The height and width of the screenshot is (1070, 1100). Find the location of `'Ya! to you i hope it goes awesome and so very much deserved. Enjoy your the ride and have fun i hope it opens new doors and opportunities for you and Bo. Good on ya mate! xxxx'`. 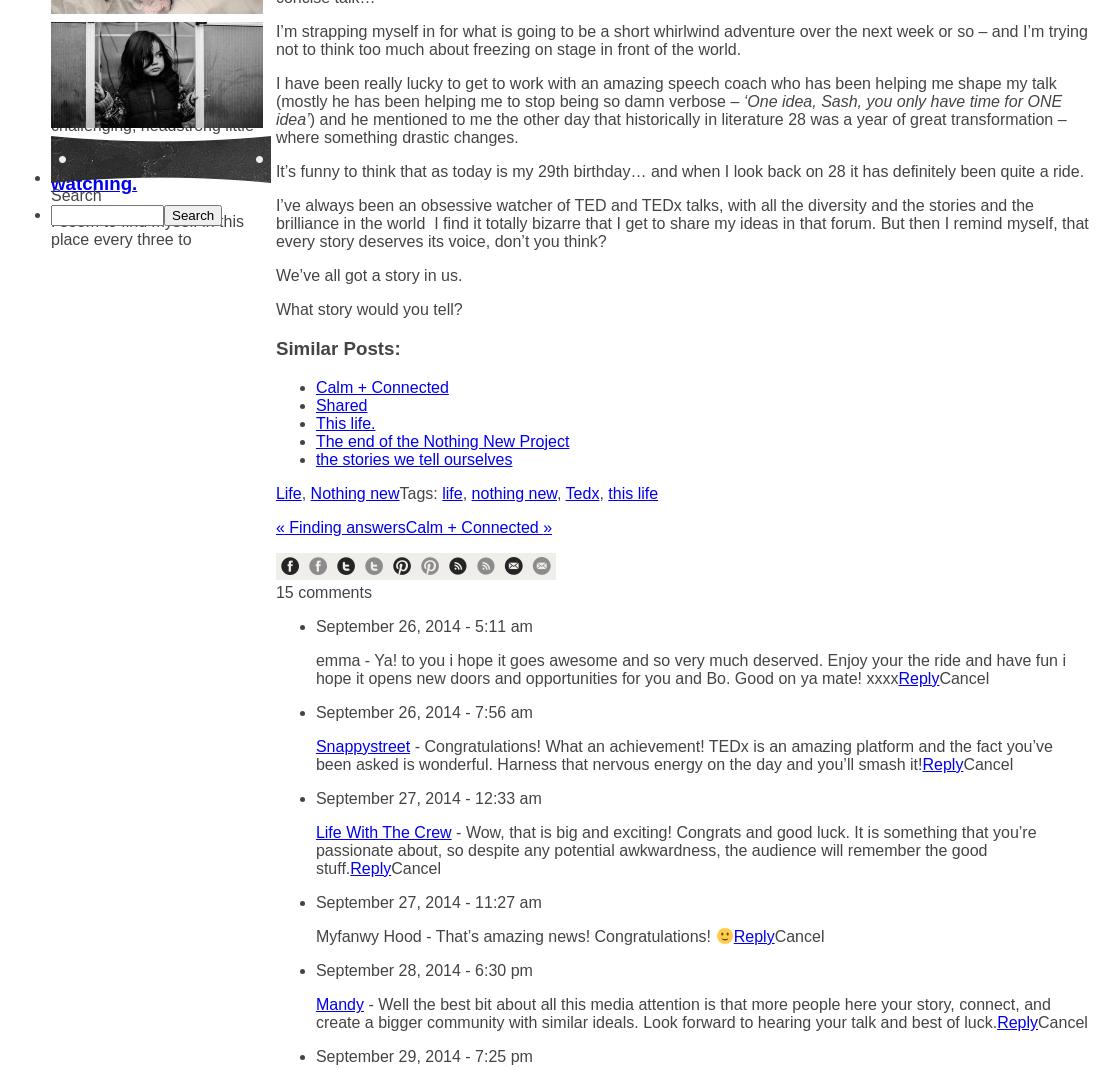

'Ya! to you i hope it goes awesome and so very much deserved. Enjoy your the ride and have fun i hope it opens new doors and opportunities for you and Bo. Good on ya mate! xxxx' is located at coordinates (689, 668).